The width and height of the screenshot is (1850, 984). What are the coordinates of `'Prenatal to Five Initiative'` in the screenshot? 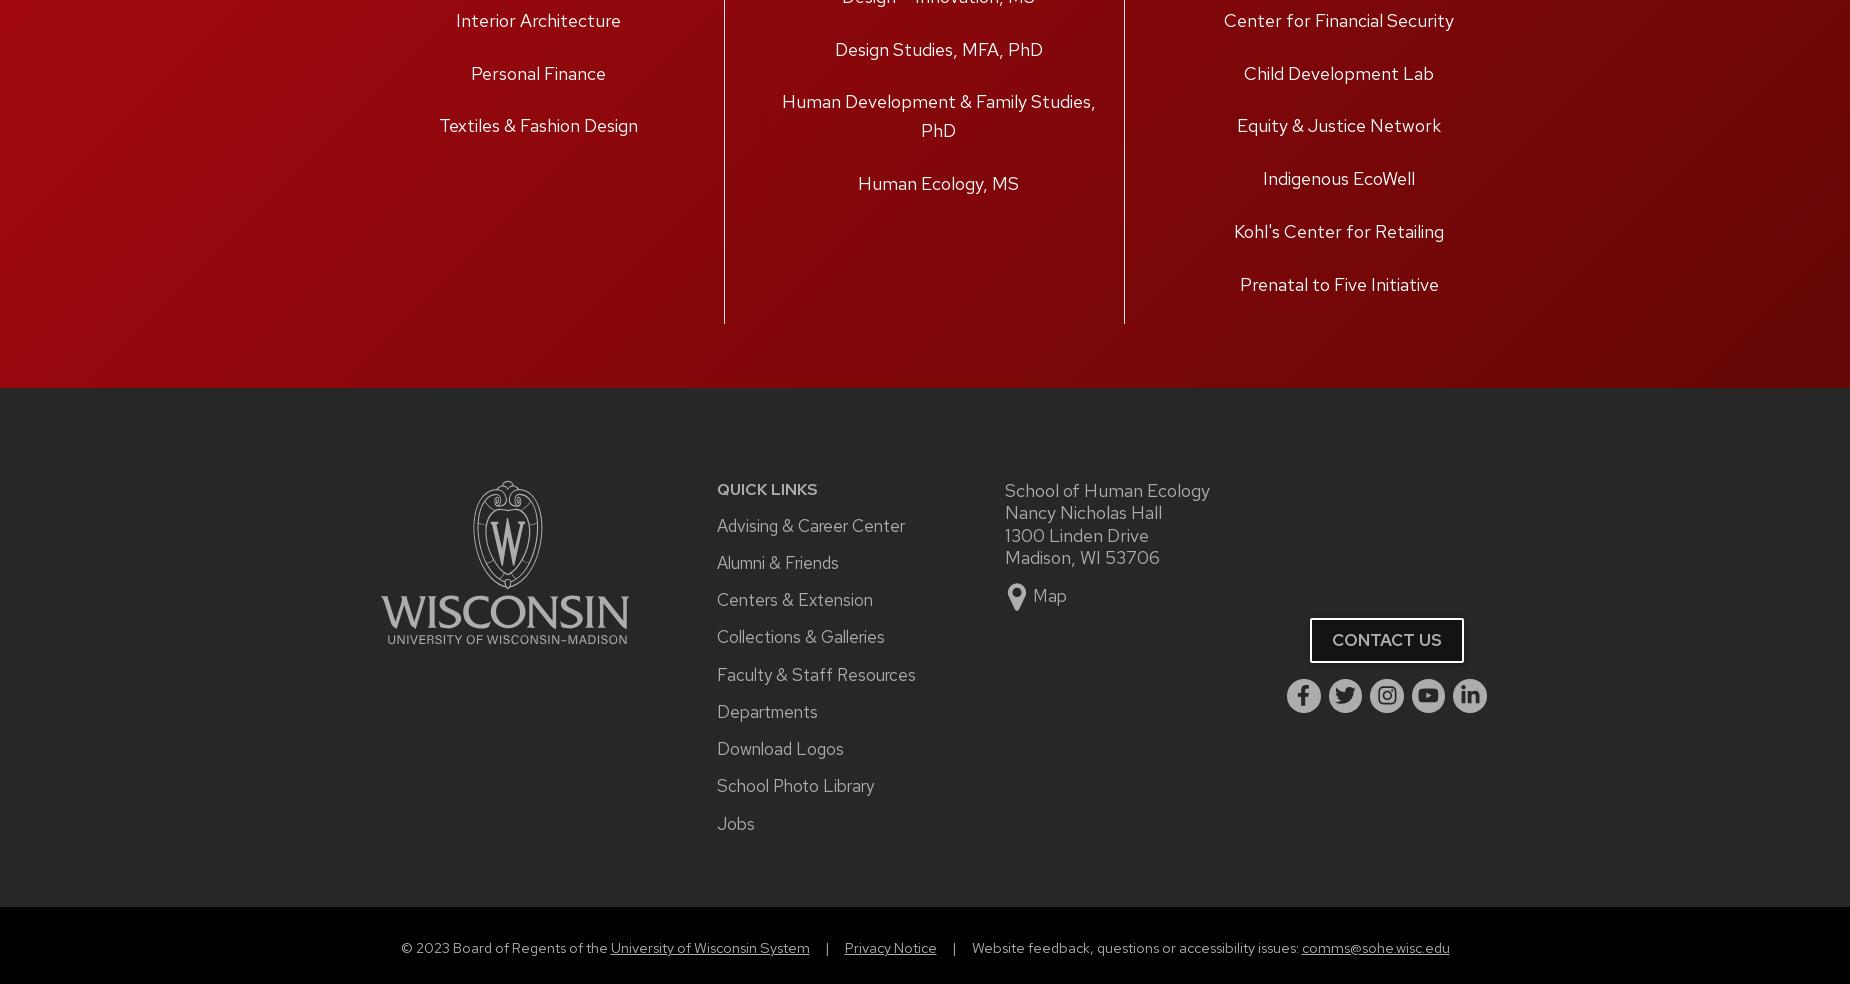 It's located at (1337, 282).